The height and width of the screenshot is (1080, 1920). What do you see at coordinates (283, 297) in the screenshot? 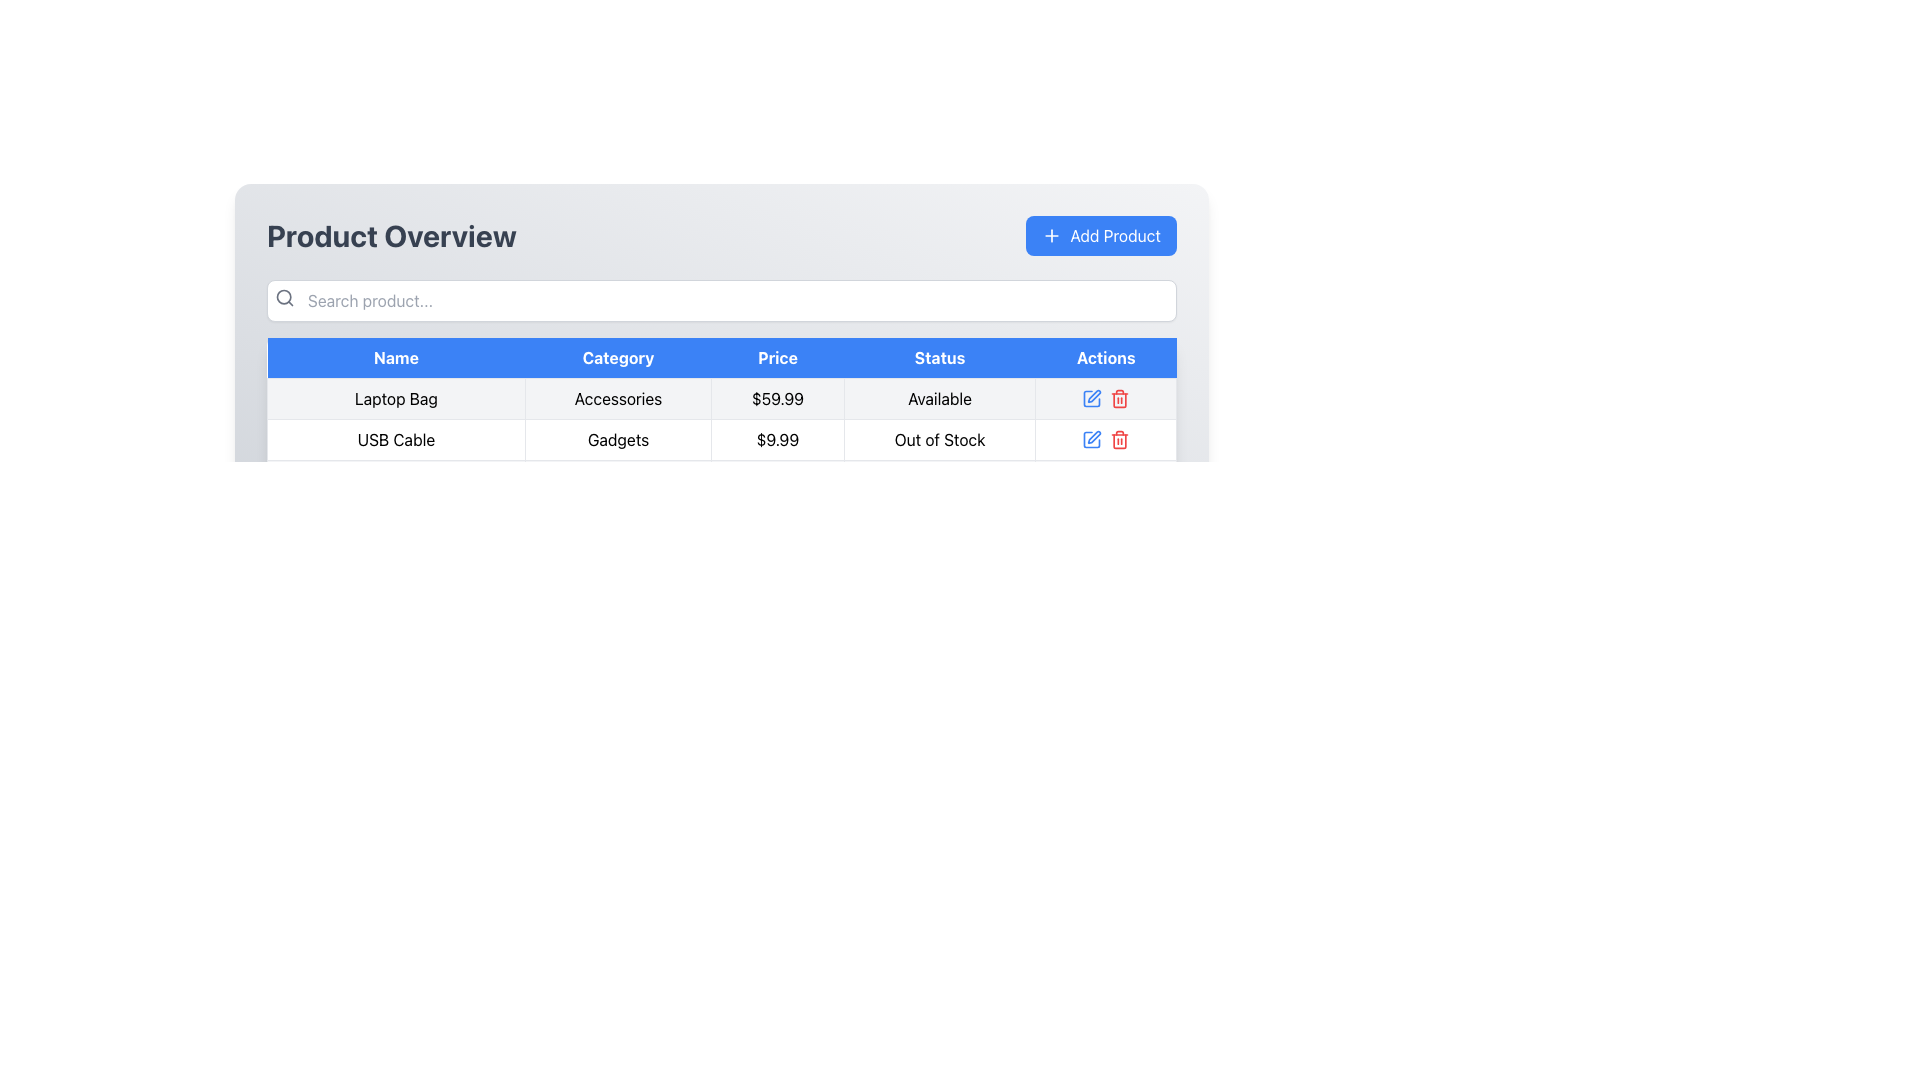
I see `the magnifying glass icon, which is styled as an outline and located to the left of the 'Search product...' input box` at bounding box center [283, 297].